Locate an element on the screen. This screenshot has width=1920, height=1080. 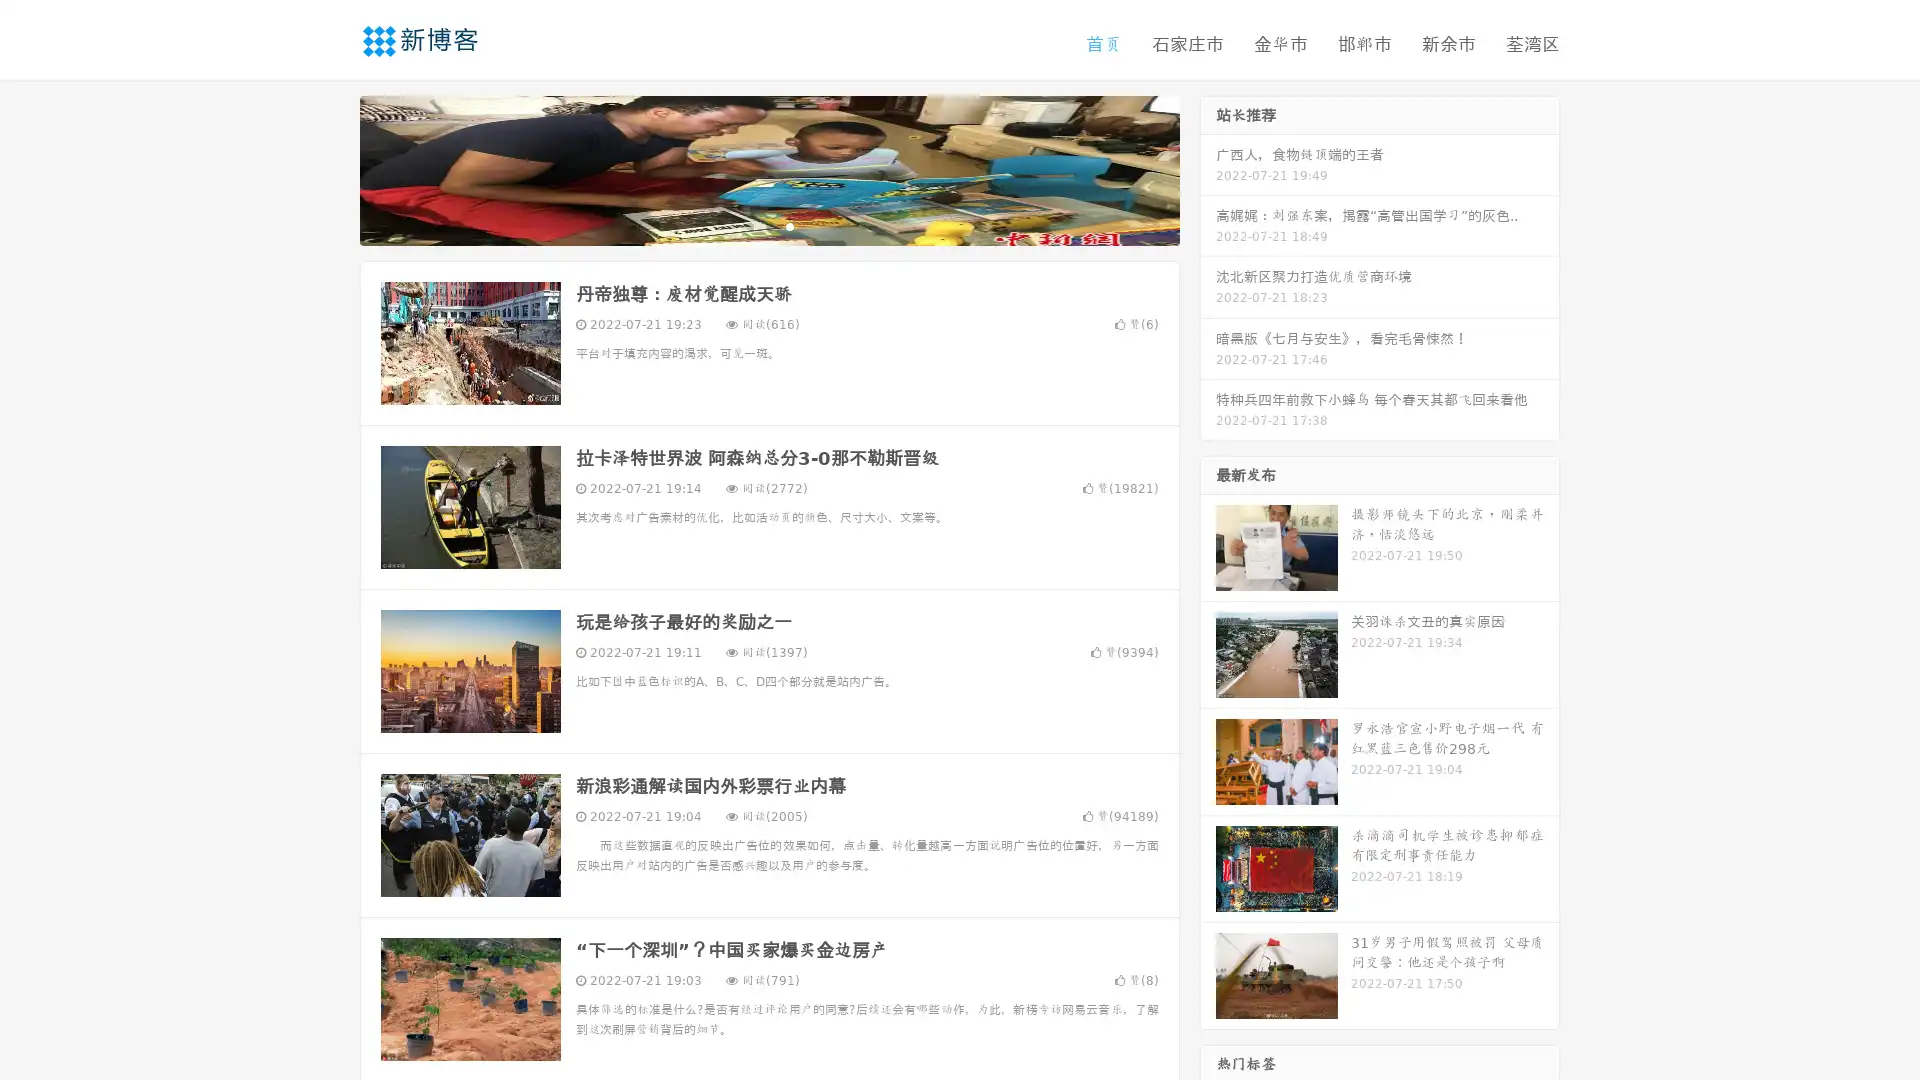
Go to slide 1 is located at coordinates (748, 225).